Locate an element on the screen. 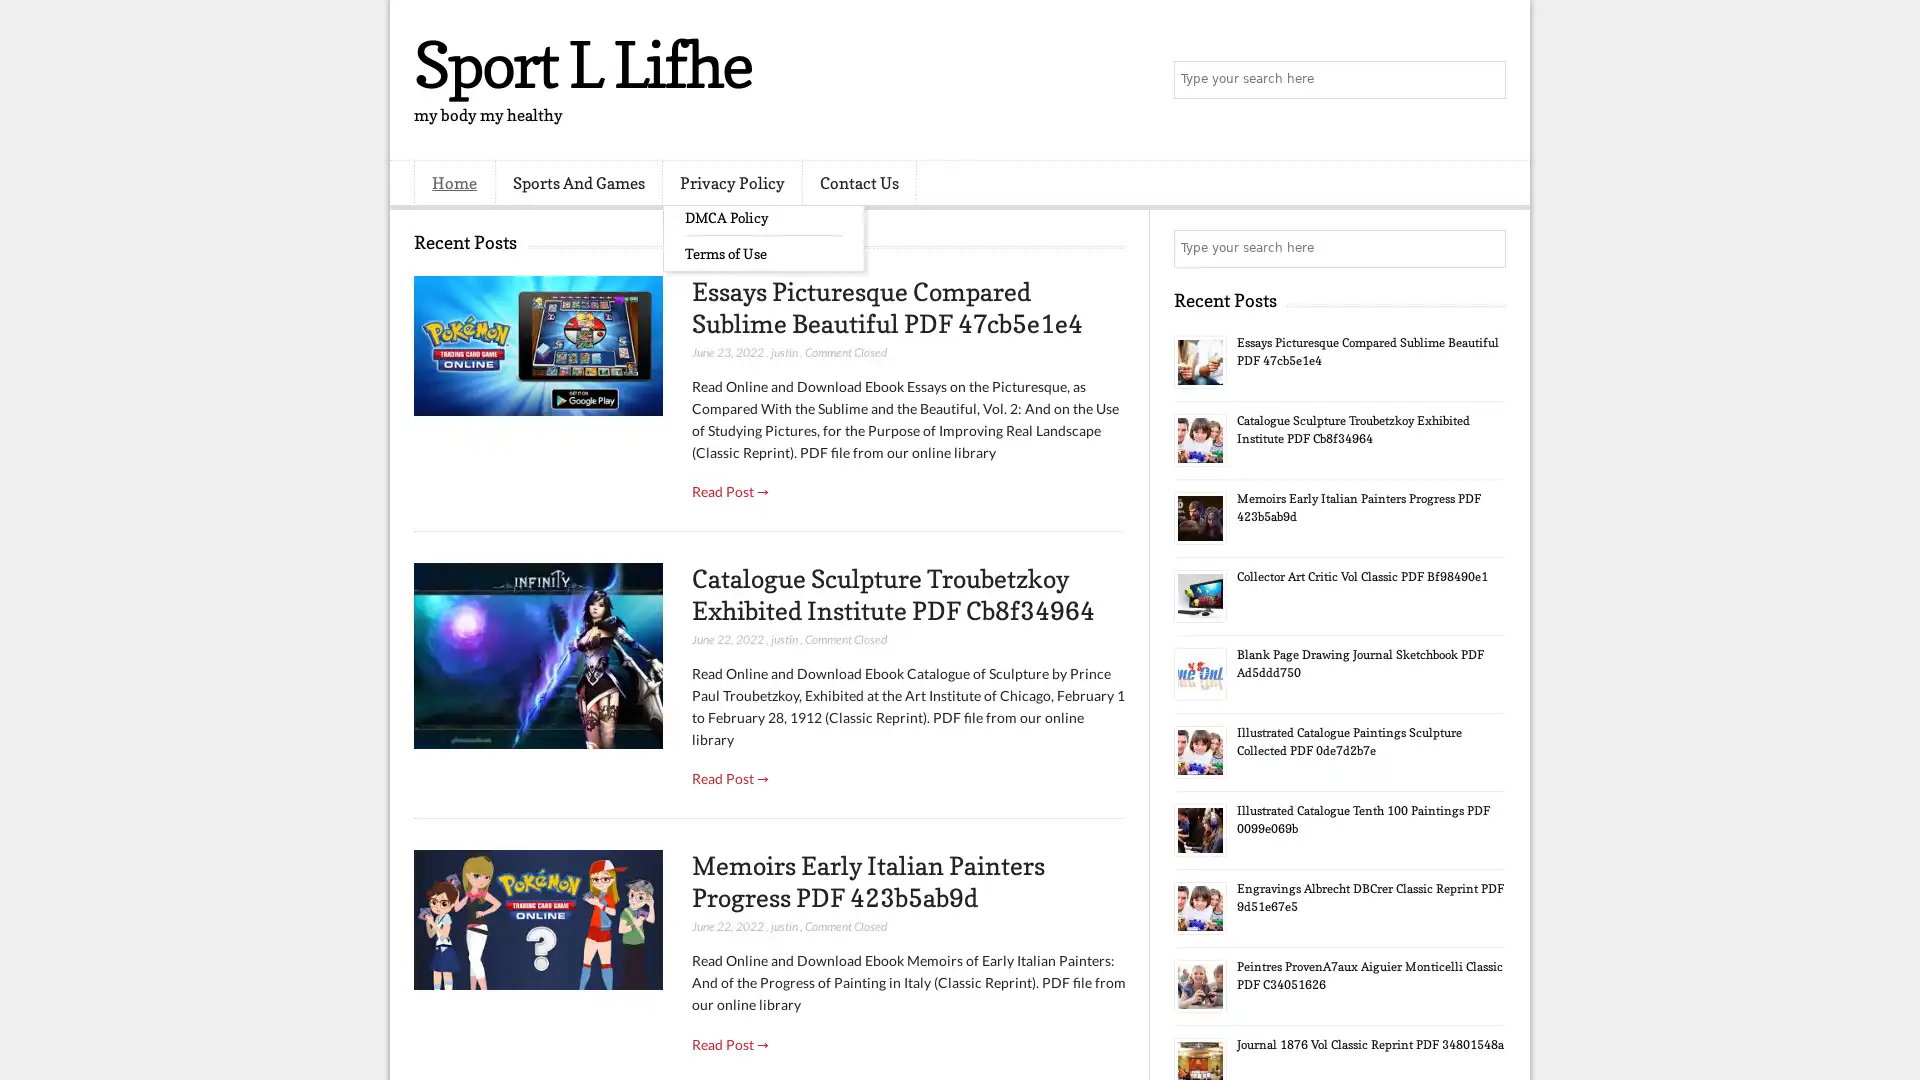 This screenshot has height=1080, width=1920. Search is located at coordinates (1485, 248).